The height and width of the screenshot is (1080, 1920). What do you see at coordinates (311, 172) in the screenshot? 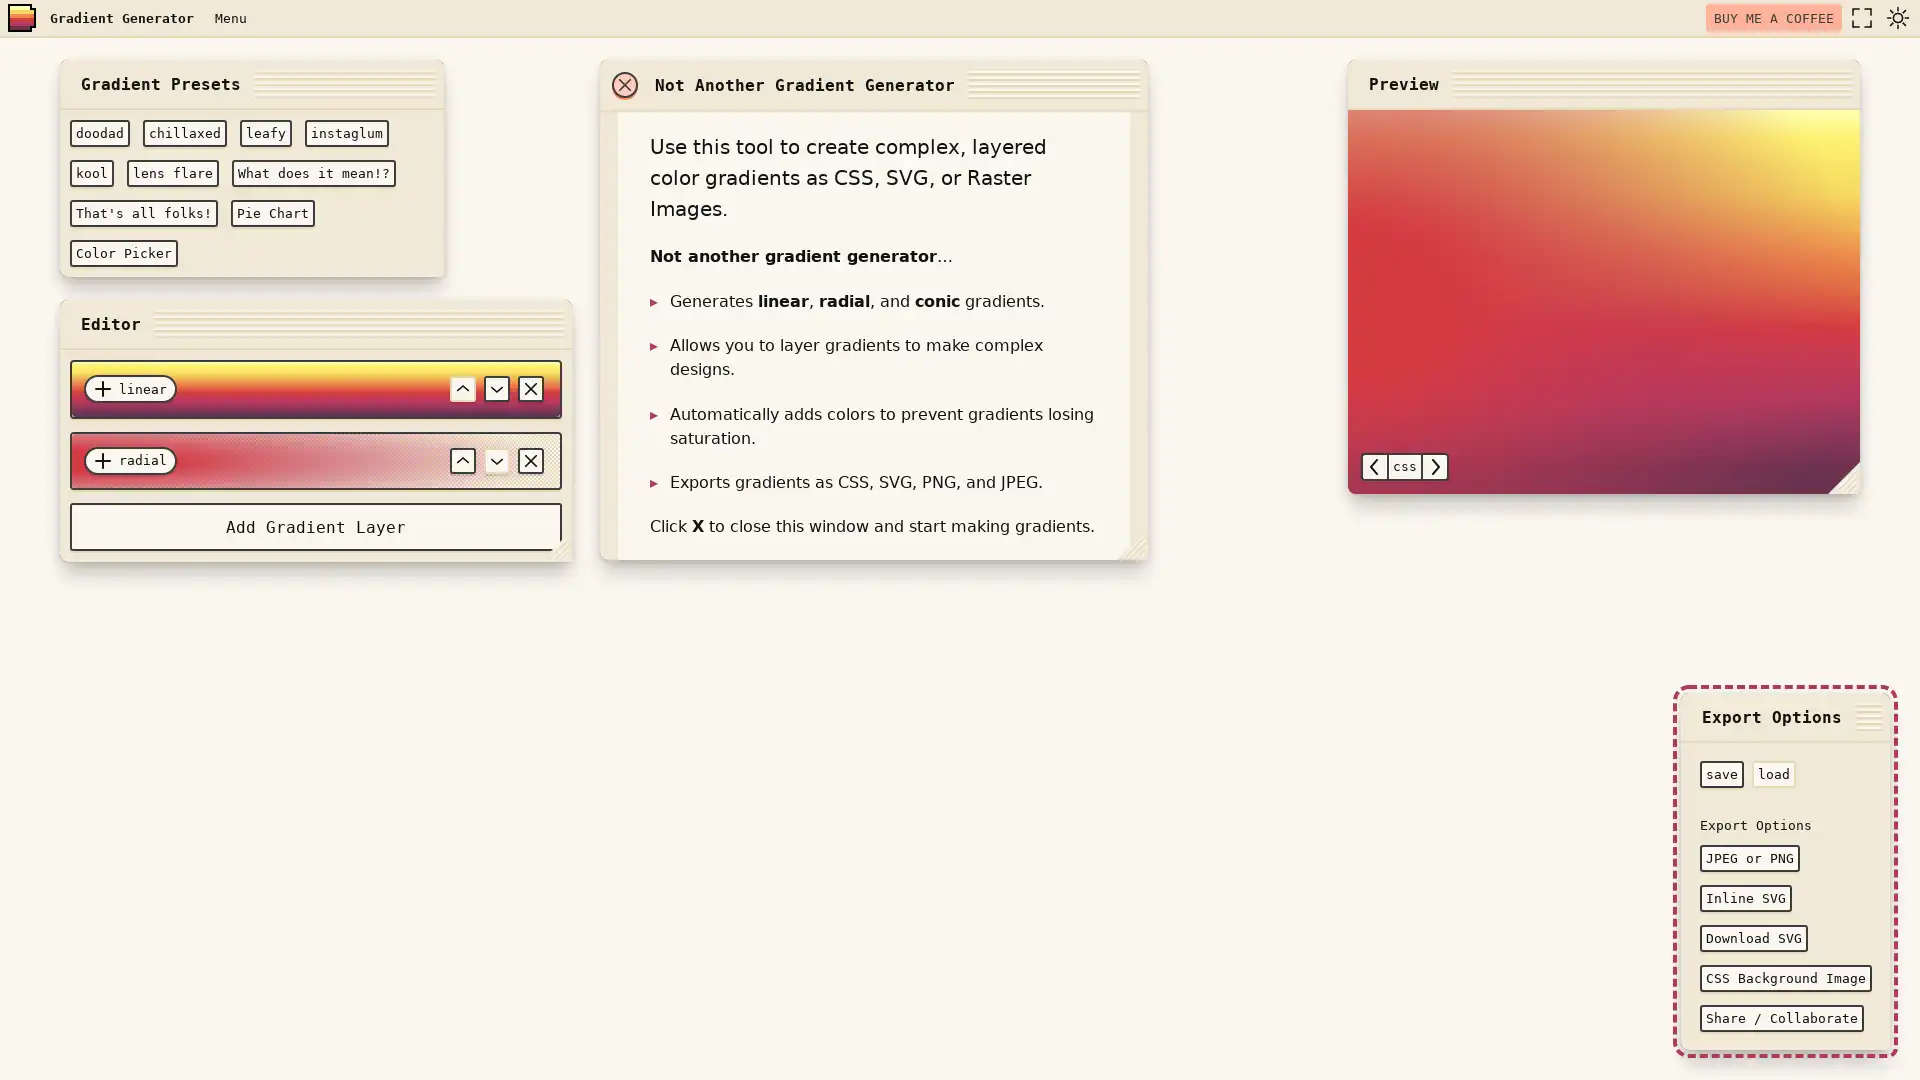
I see `What does it mean!?` at bounding box center [311, 172].